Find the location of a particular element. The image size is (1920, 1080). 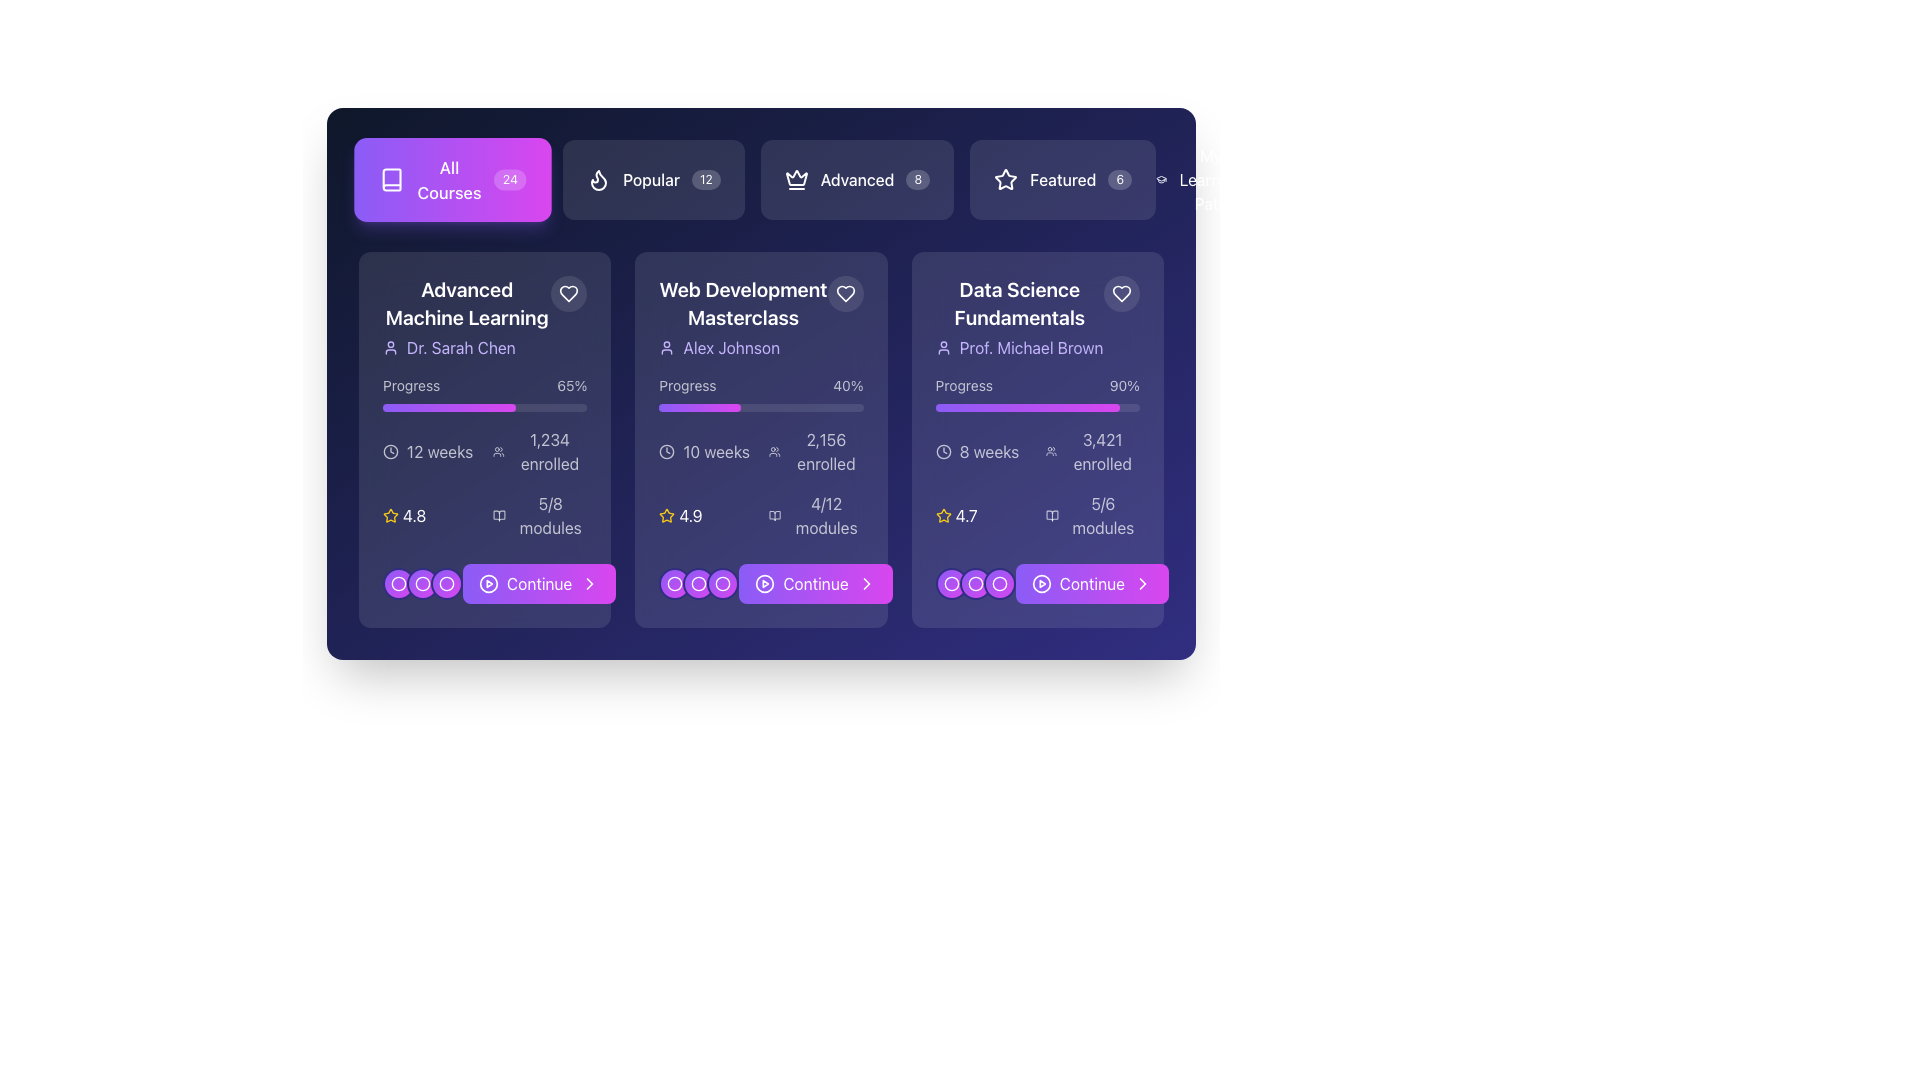

the text label displaying '65%' which is positioned in the 'Advanced Machine Learning' section, aligned with the 'Progress' label and a pink progress bar, indicating the progress percentage is located at coordinates (571, 385).